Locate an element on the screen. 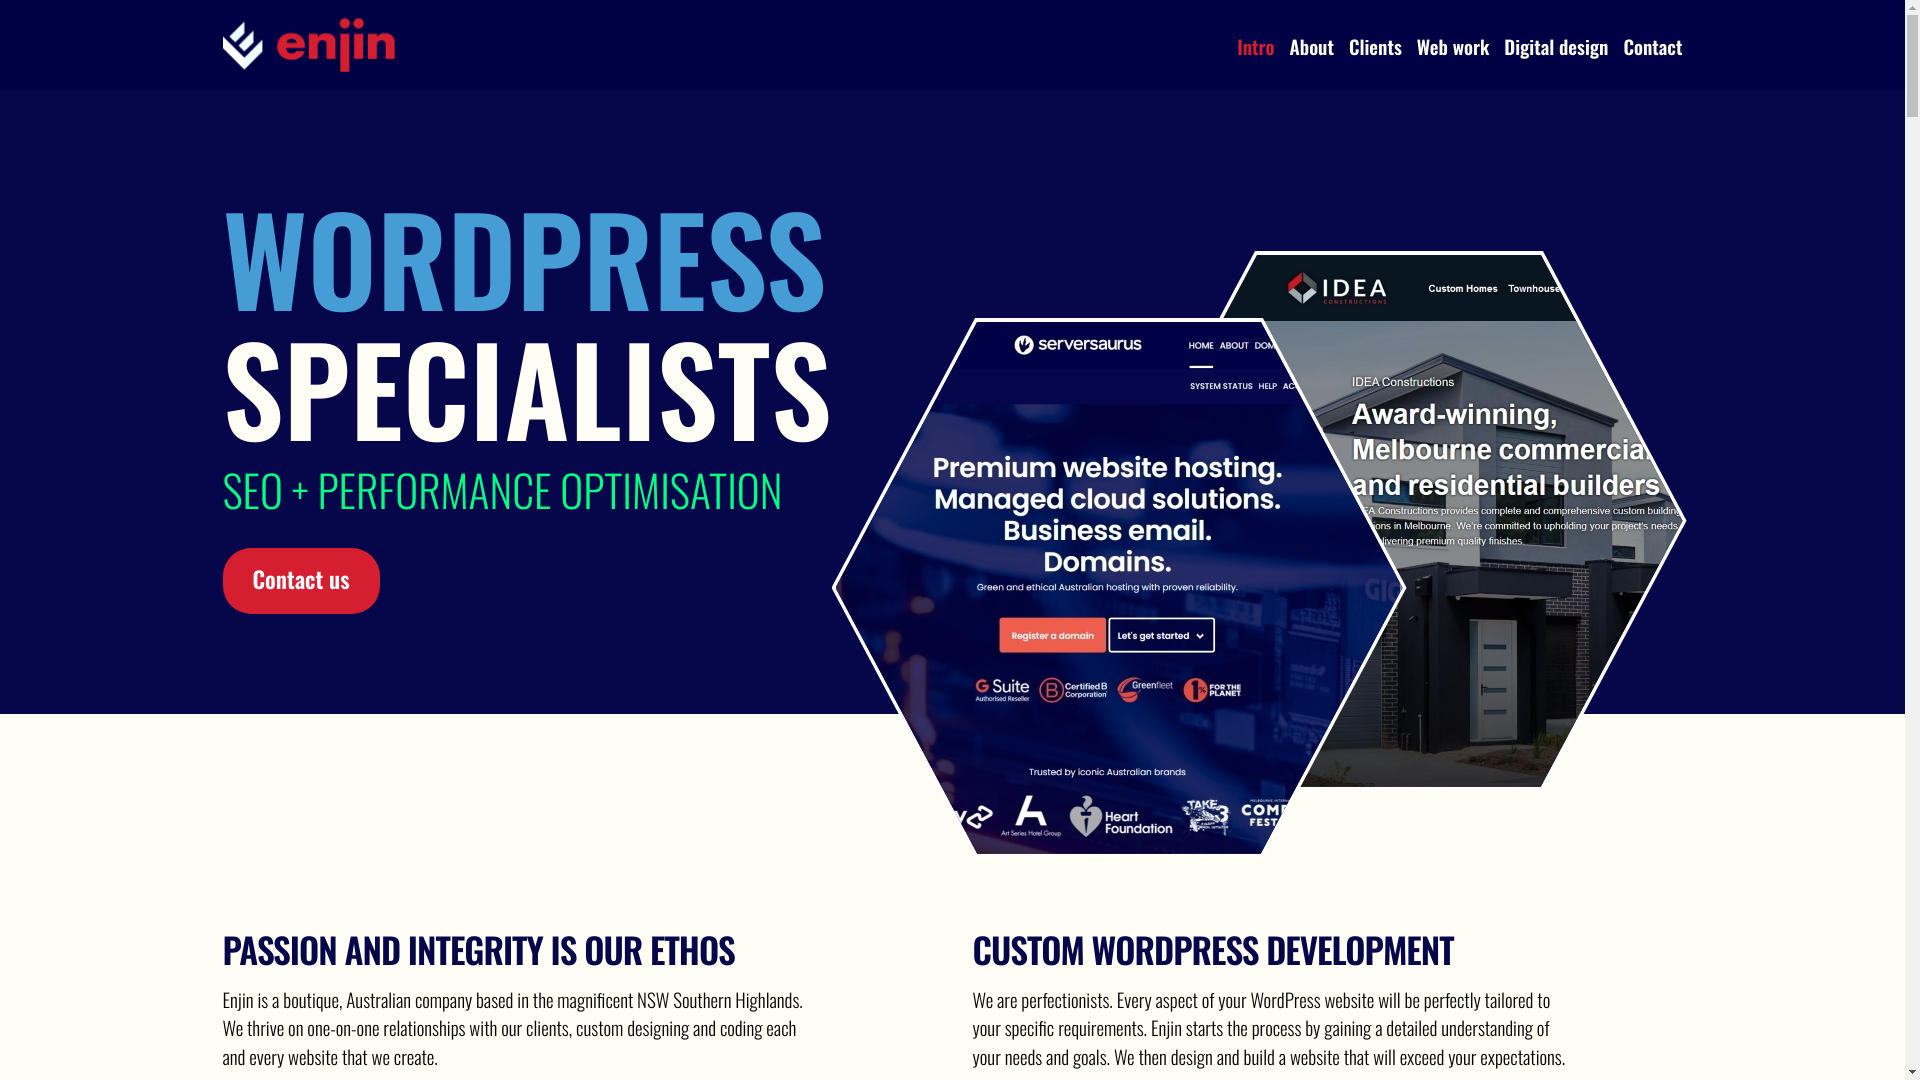 The height and width of the screenshot is (1080, 1920). 'Contact us' is located at coordinates (299, 581).